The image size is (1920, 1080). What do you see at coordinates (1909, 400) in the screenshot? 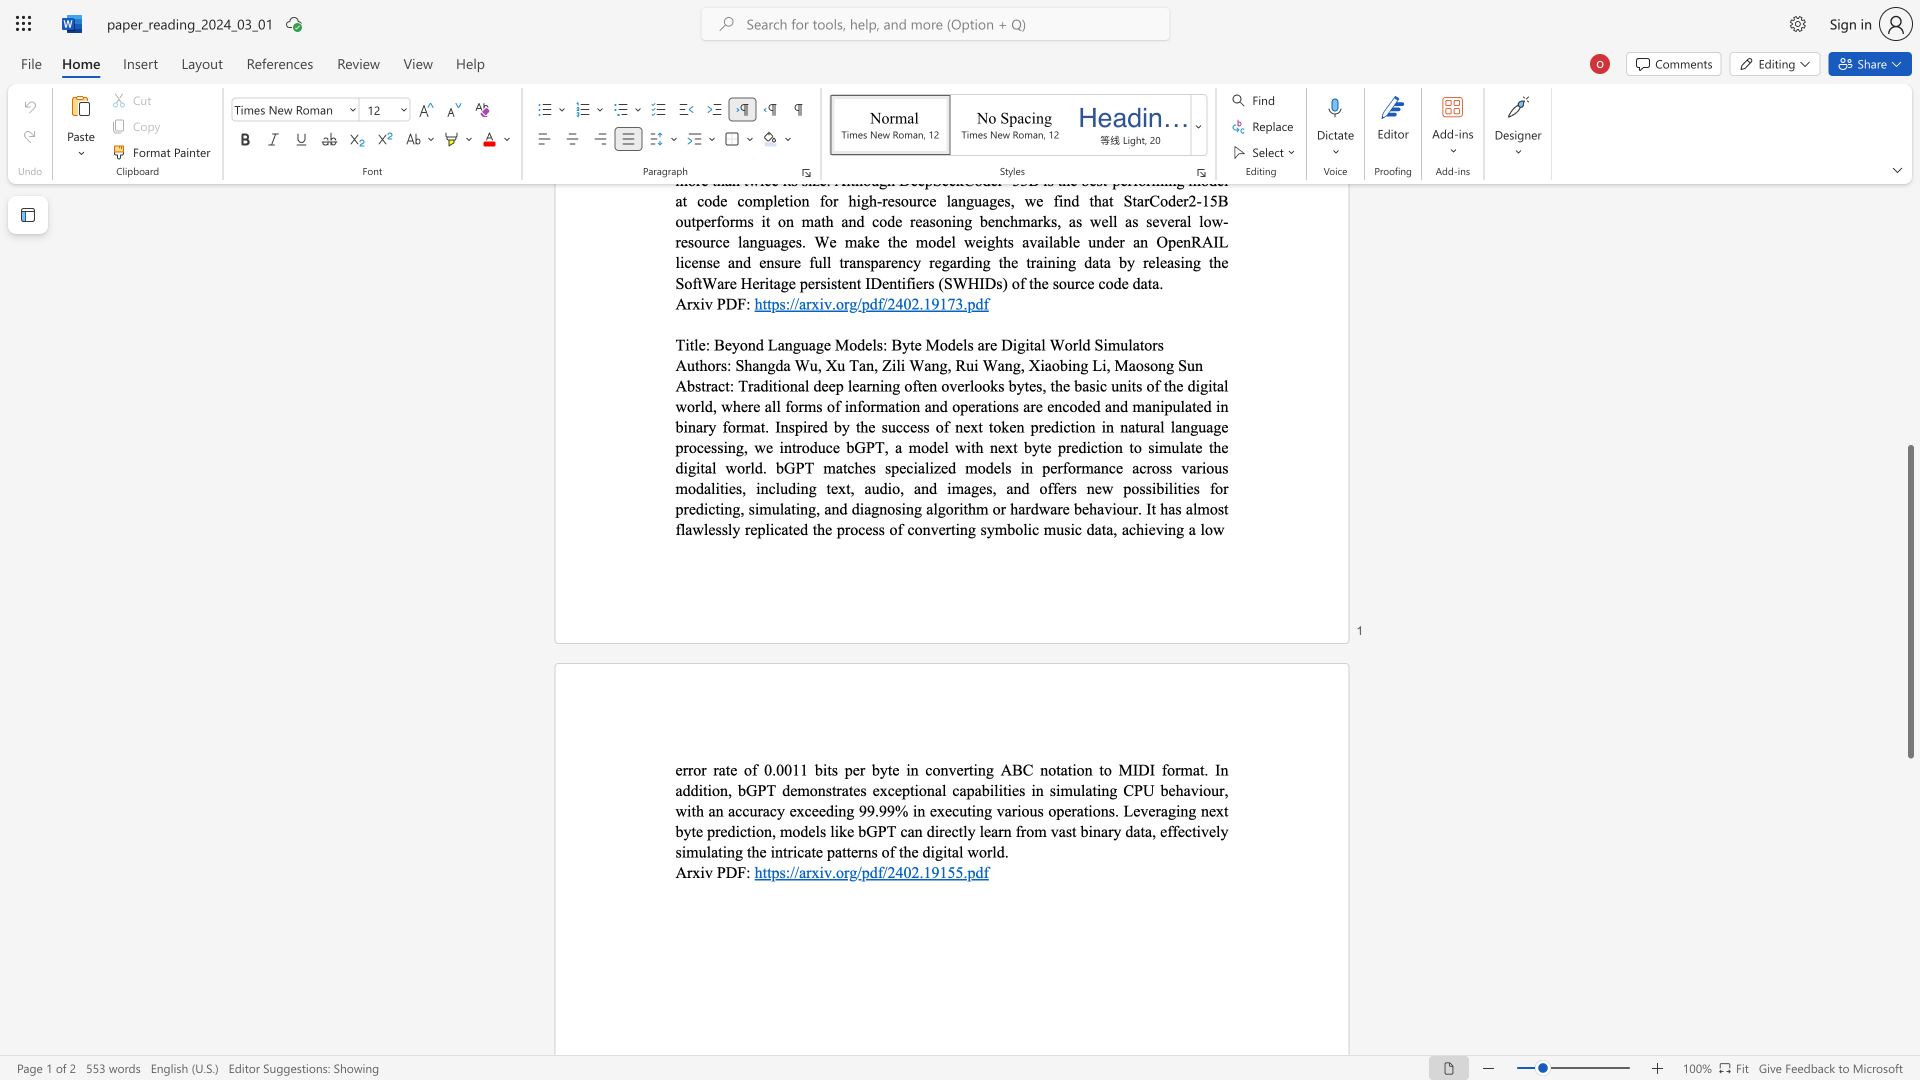
I see `the scrollbar on the right to shift the page higher` at bounding box center [1909, 400].